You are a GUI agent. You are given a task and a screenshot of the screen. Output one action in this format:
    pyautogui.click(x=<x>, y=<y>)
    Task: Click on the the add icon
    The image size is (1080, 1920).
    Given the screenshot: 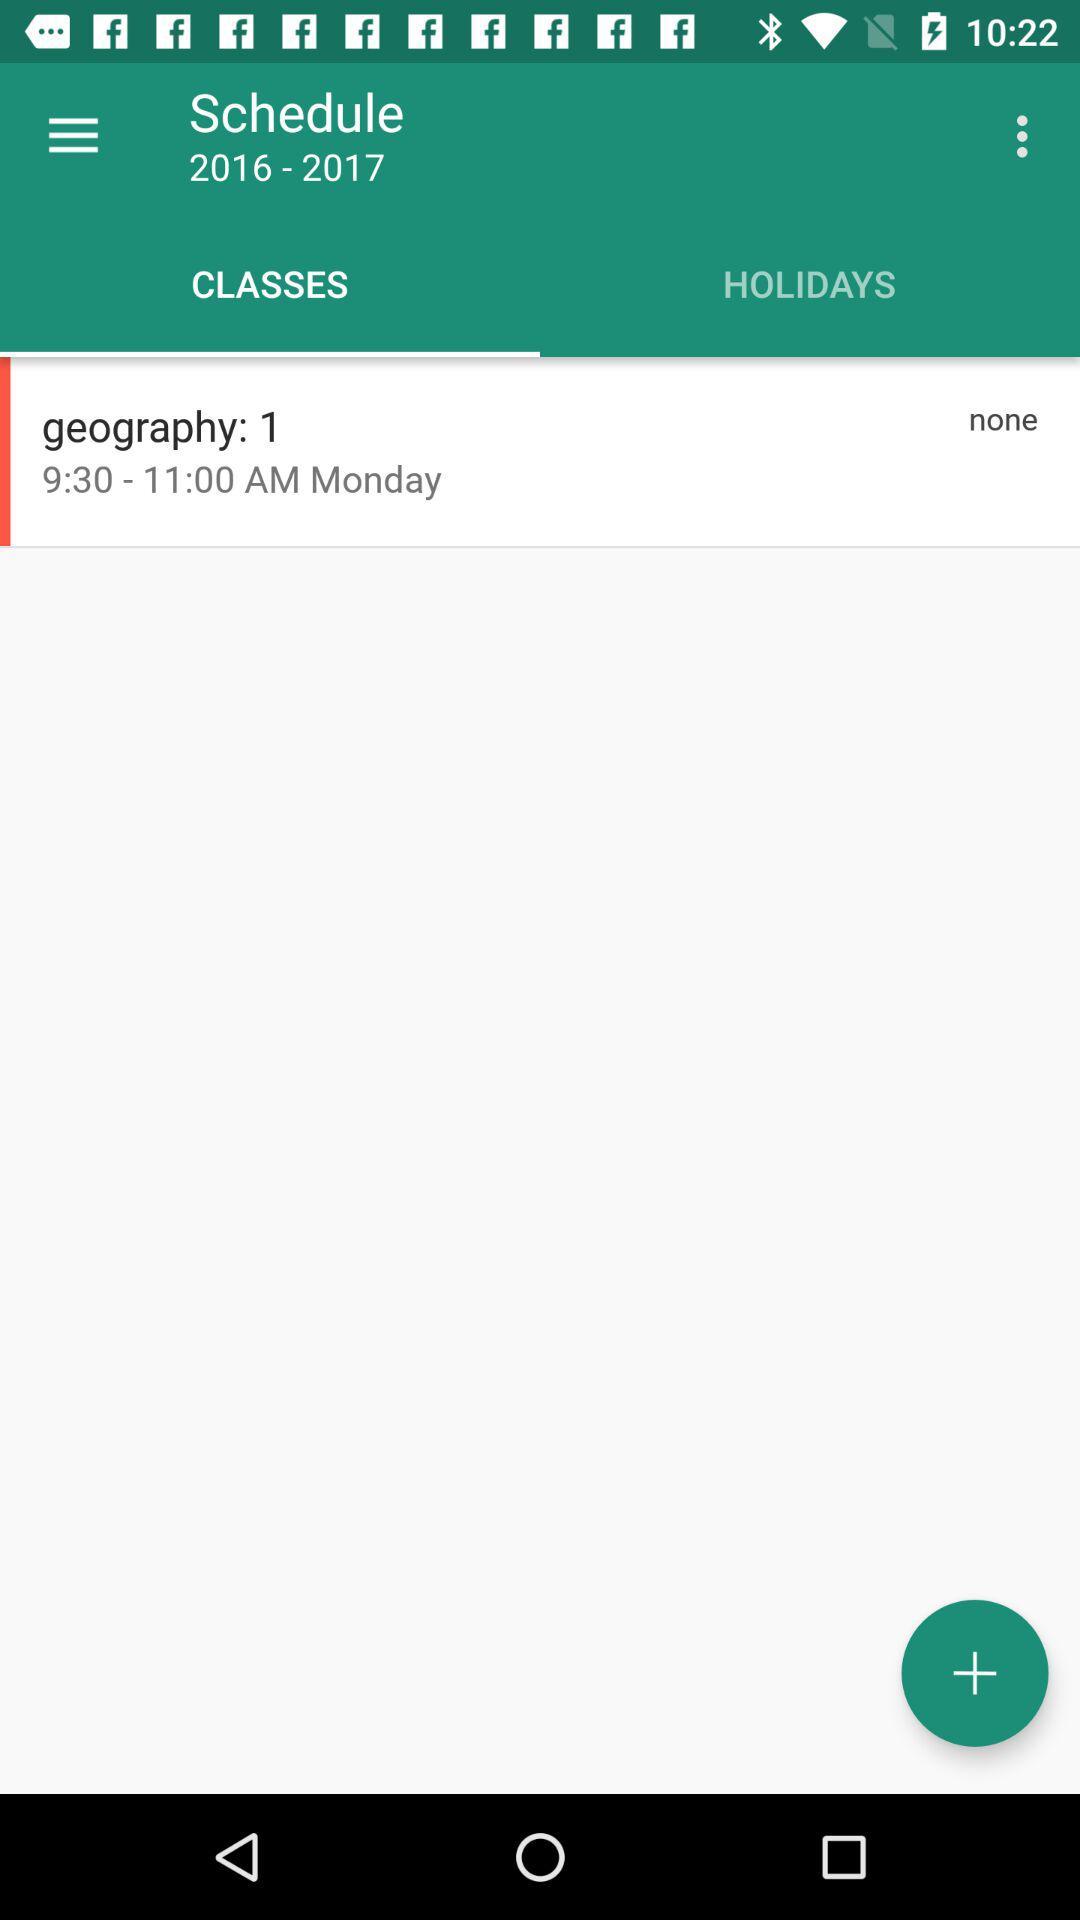 What is the action you would take?
    pyautogui.click(x=974, y=1673)
    